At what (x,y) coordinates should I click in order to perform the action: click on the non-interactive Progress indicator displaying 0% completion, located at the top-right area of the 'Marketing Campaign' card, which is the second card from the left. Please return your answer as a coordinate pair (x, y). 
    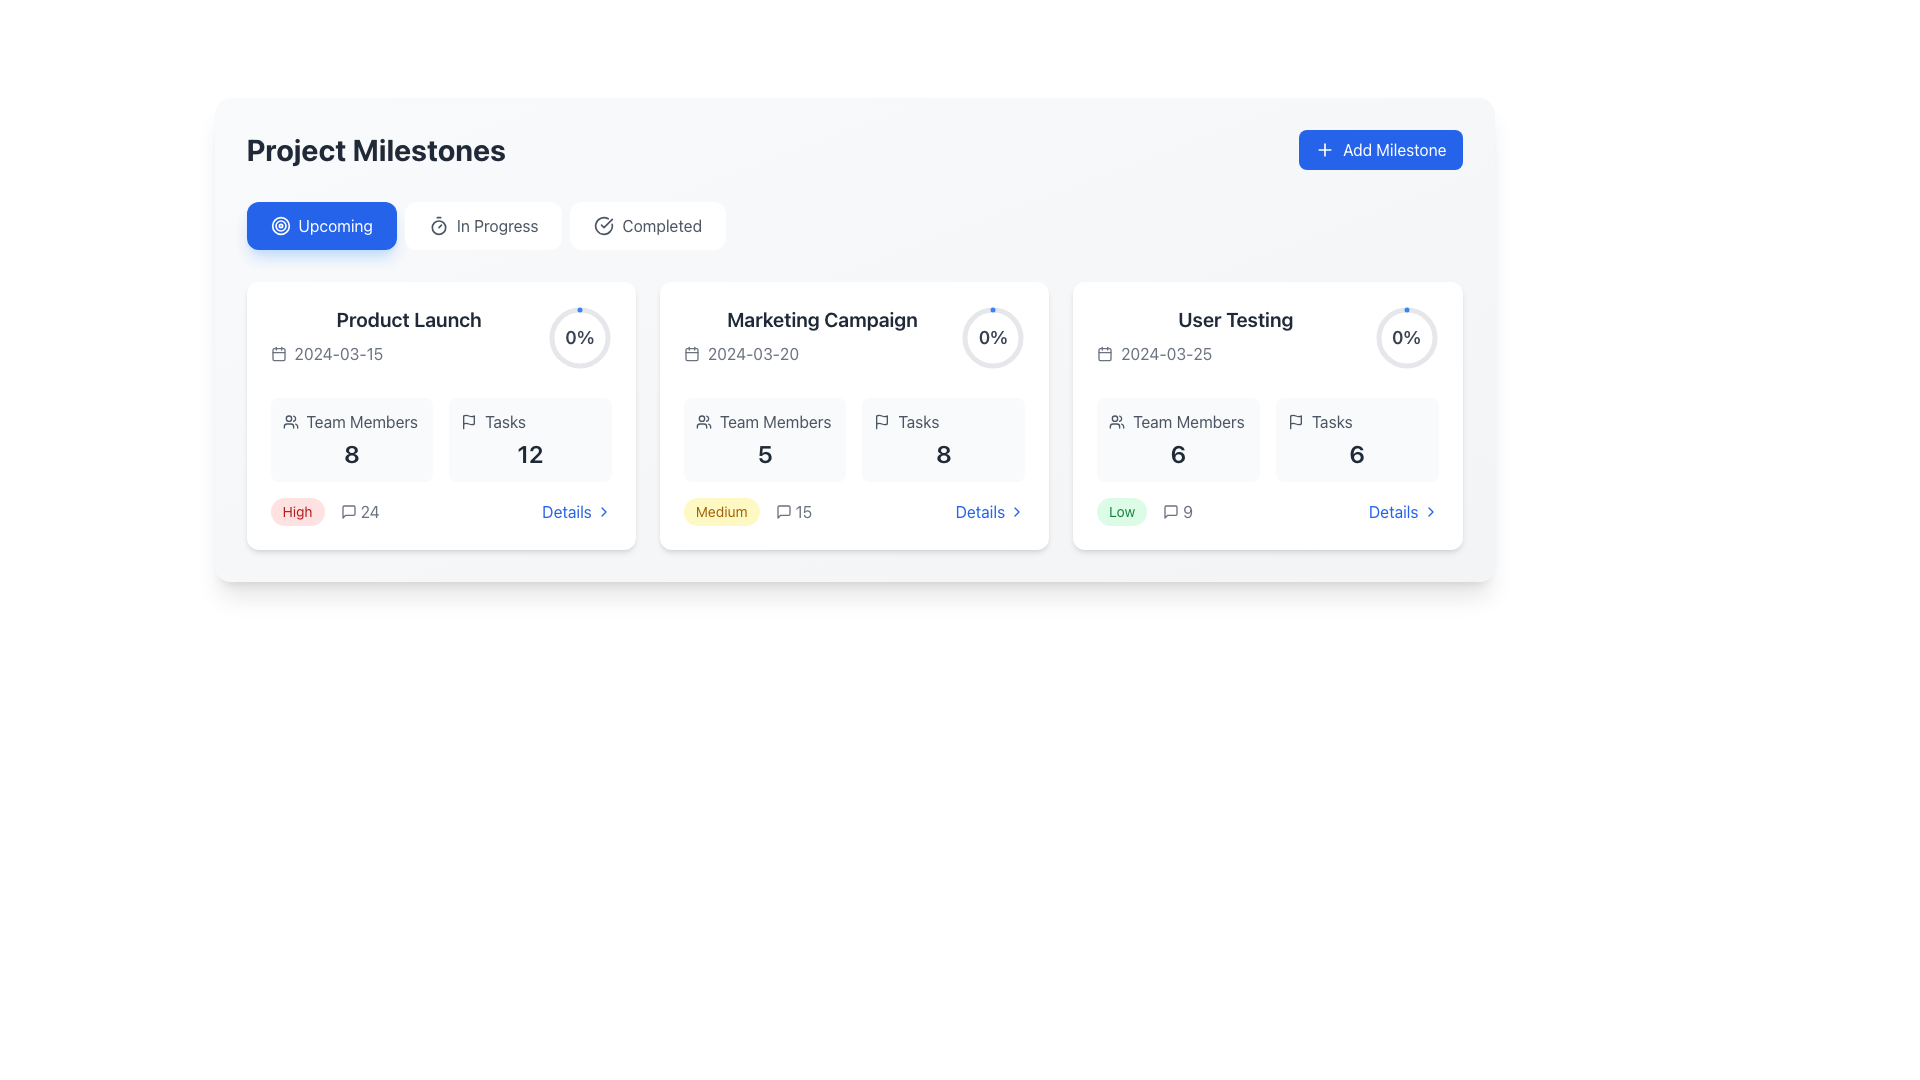
    Looking at the image, I should click on (993, 337).